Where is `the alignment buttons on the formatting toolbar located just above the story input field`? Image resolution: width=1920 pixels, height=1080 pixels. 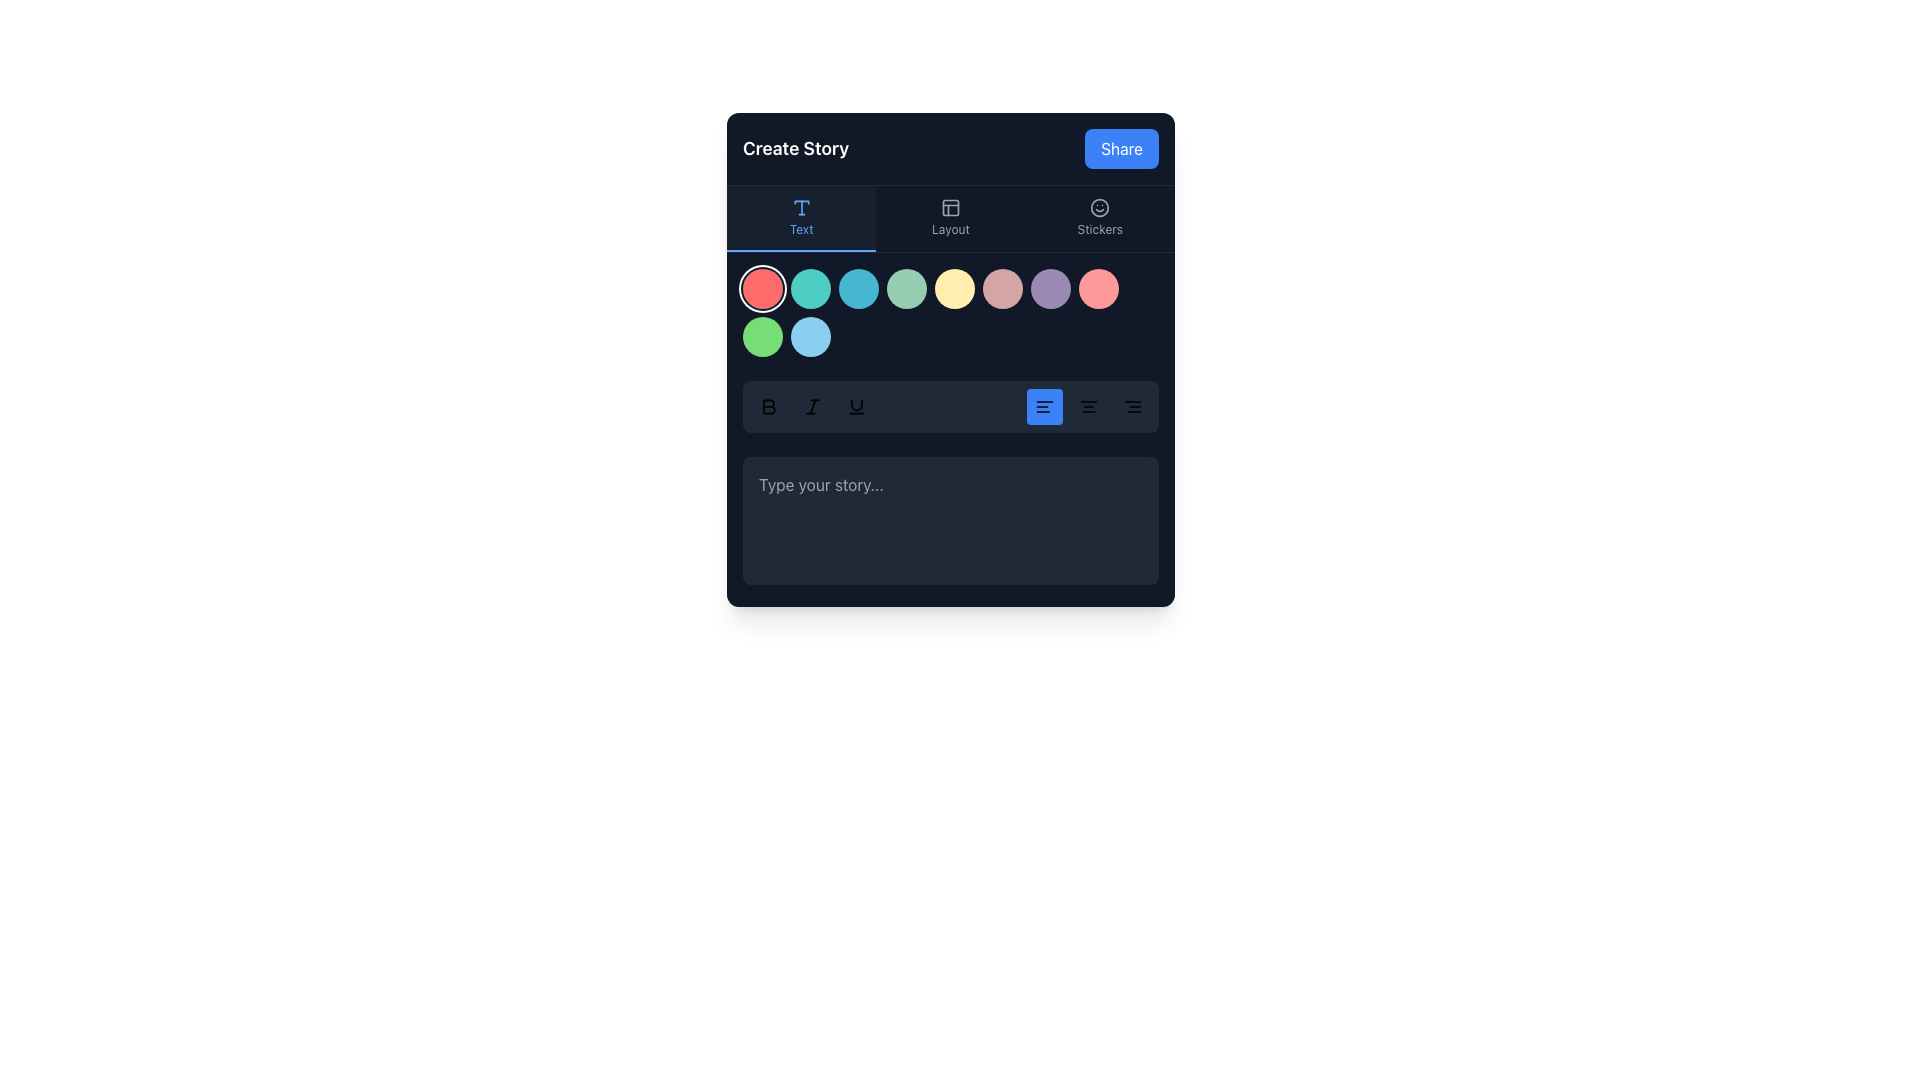
the alignment buttons on the formatting toolbar located just above the story input field is located at coordinates (949, 406).